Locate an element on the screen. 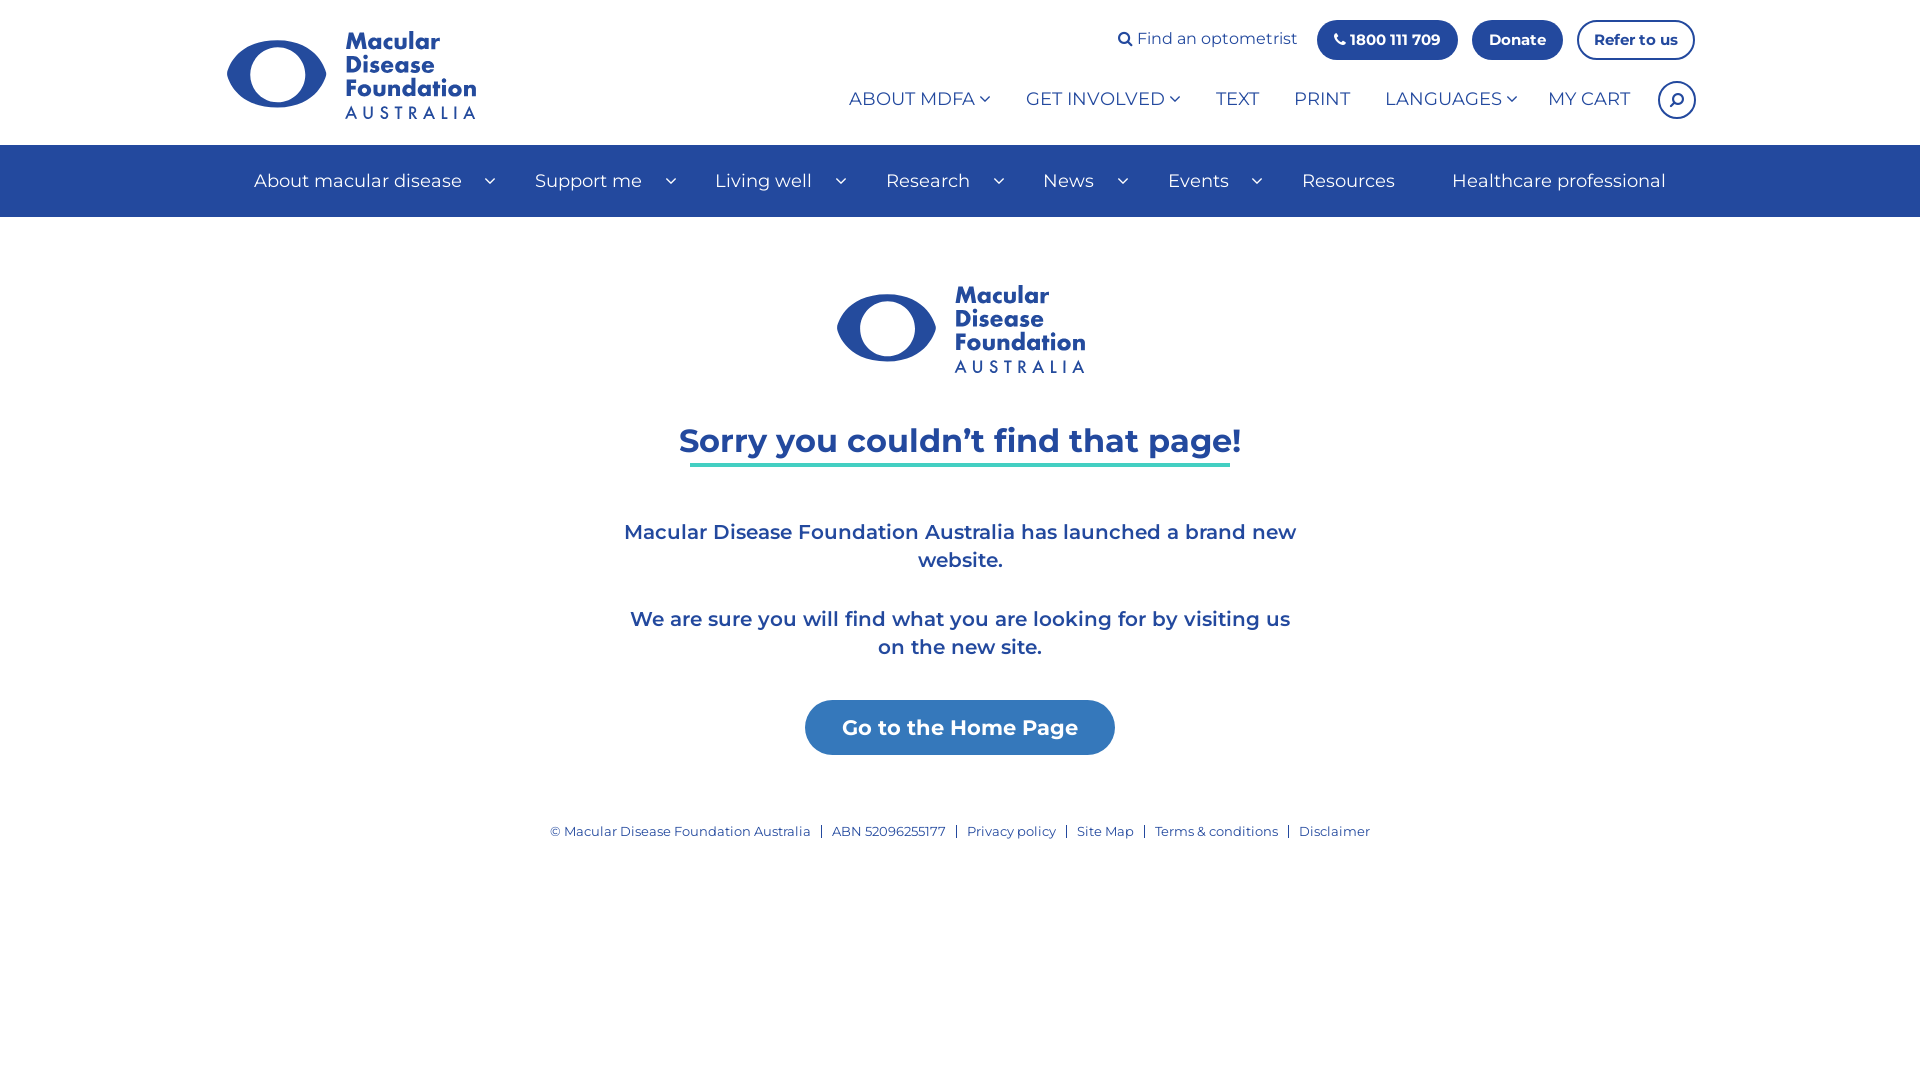 This screenshot has width=1920, height=1080. 'Disclaimer' is located at coordinates (1334, 830).